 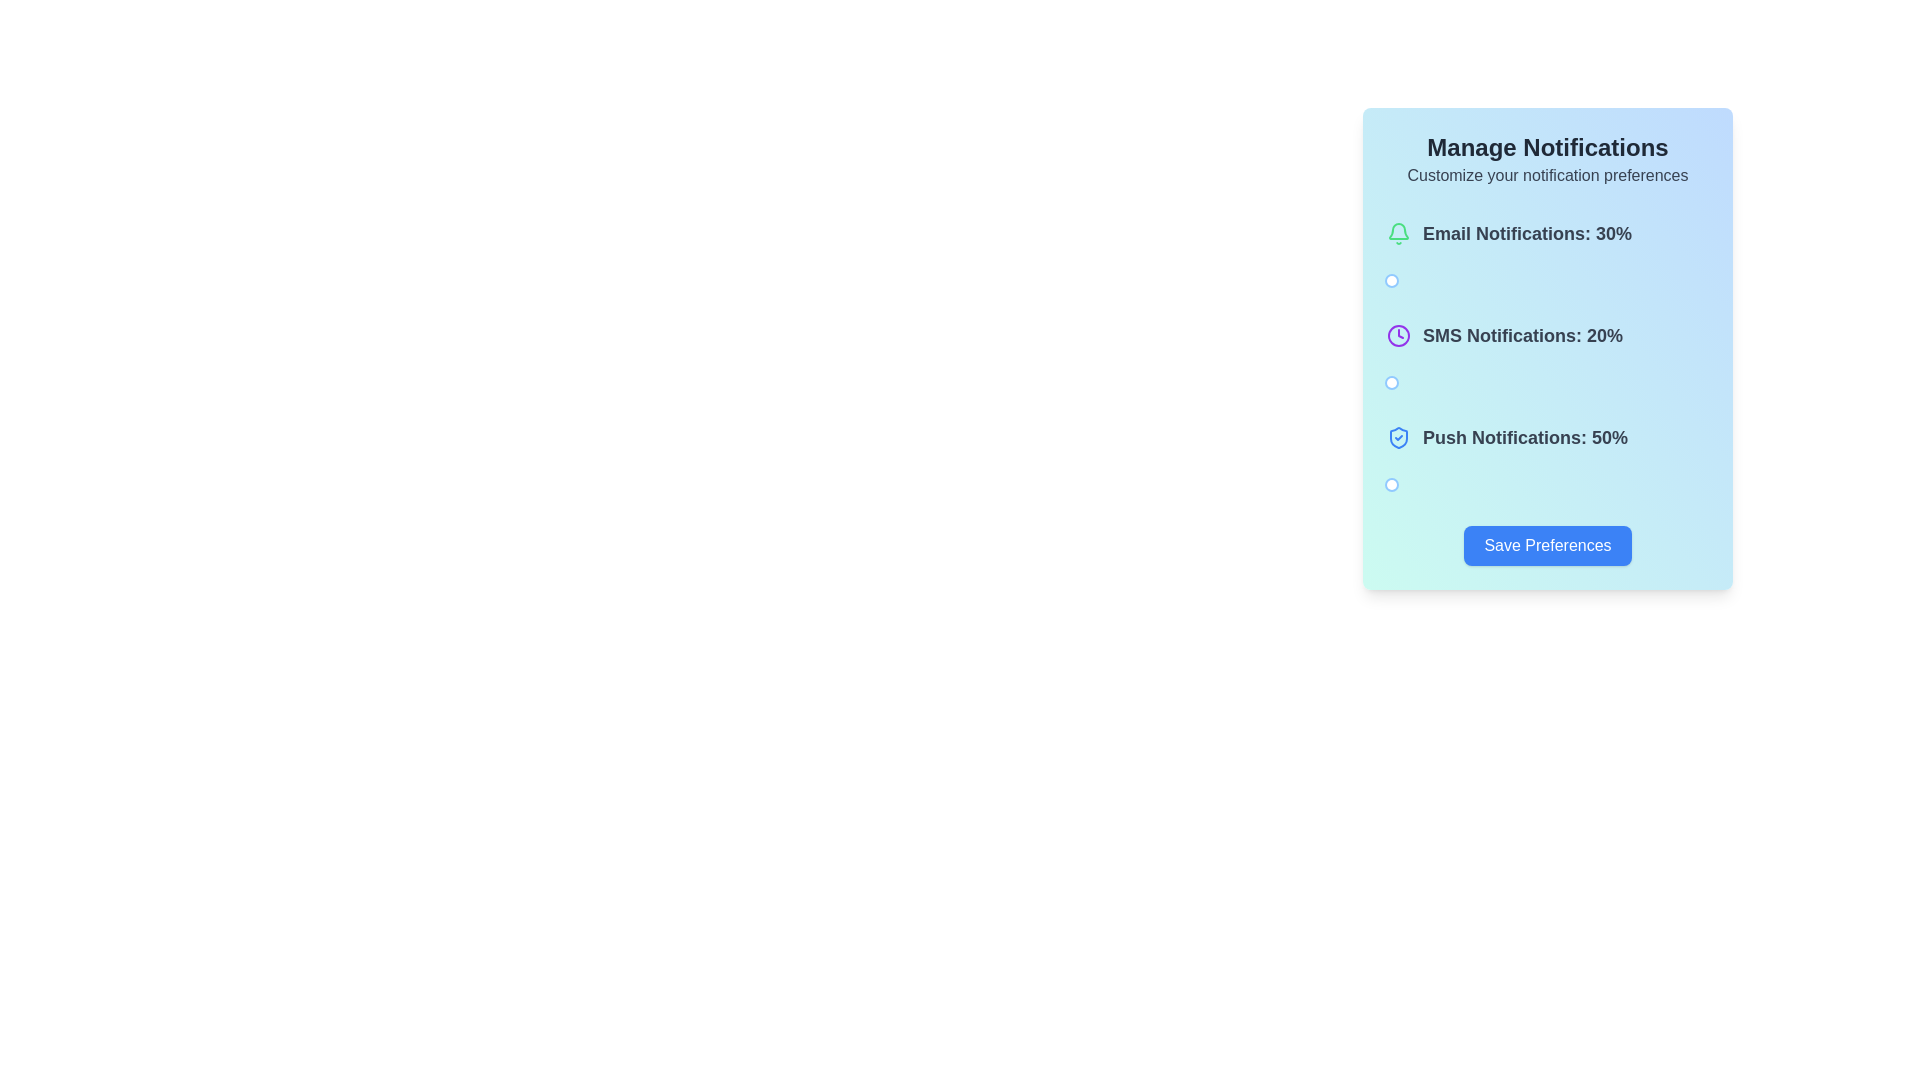 I want to click on Email Notifications, so click(x=1469, y=281).